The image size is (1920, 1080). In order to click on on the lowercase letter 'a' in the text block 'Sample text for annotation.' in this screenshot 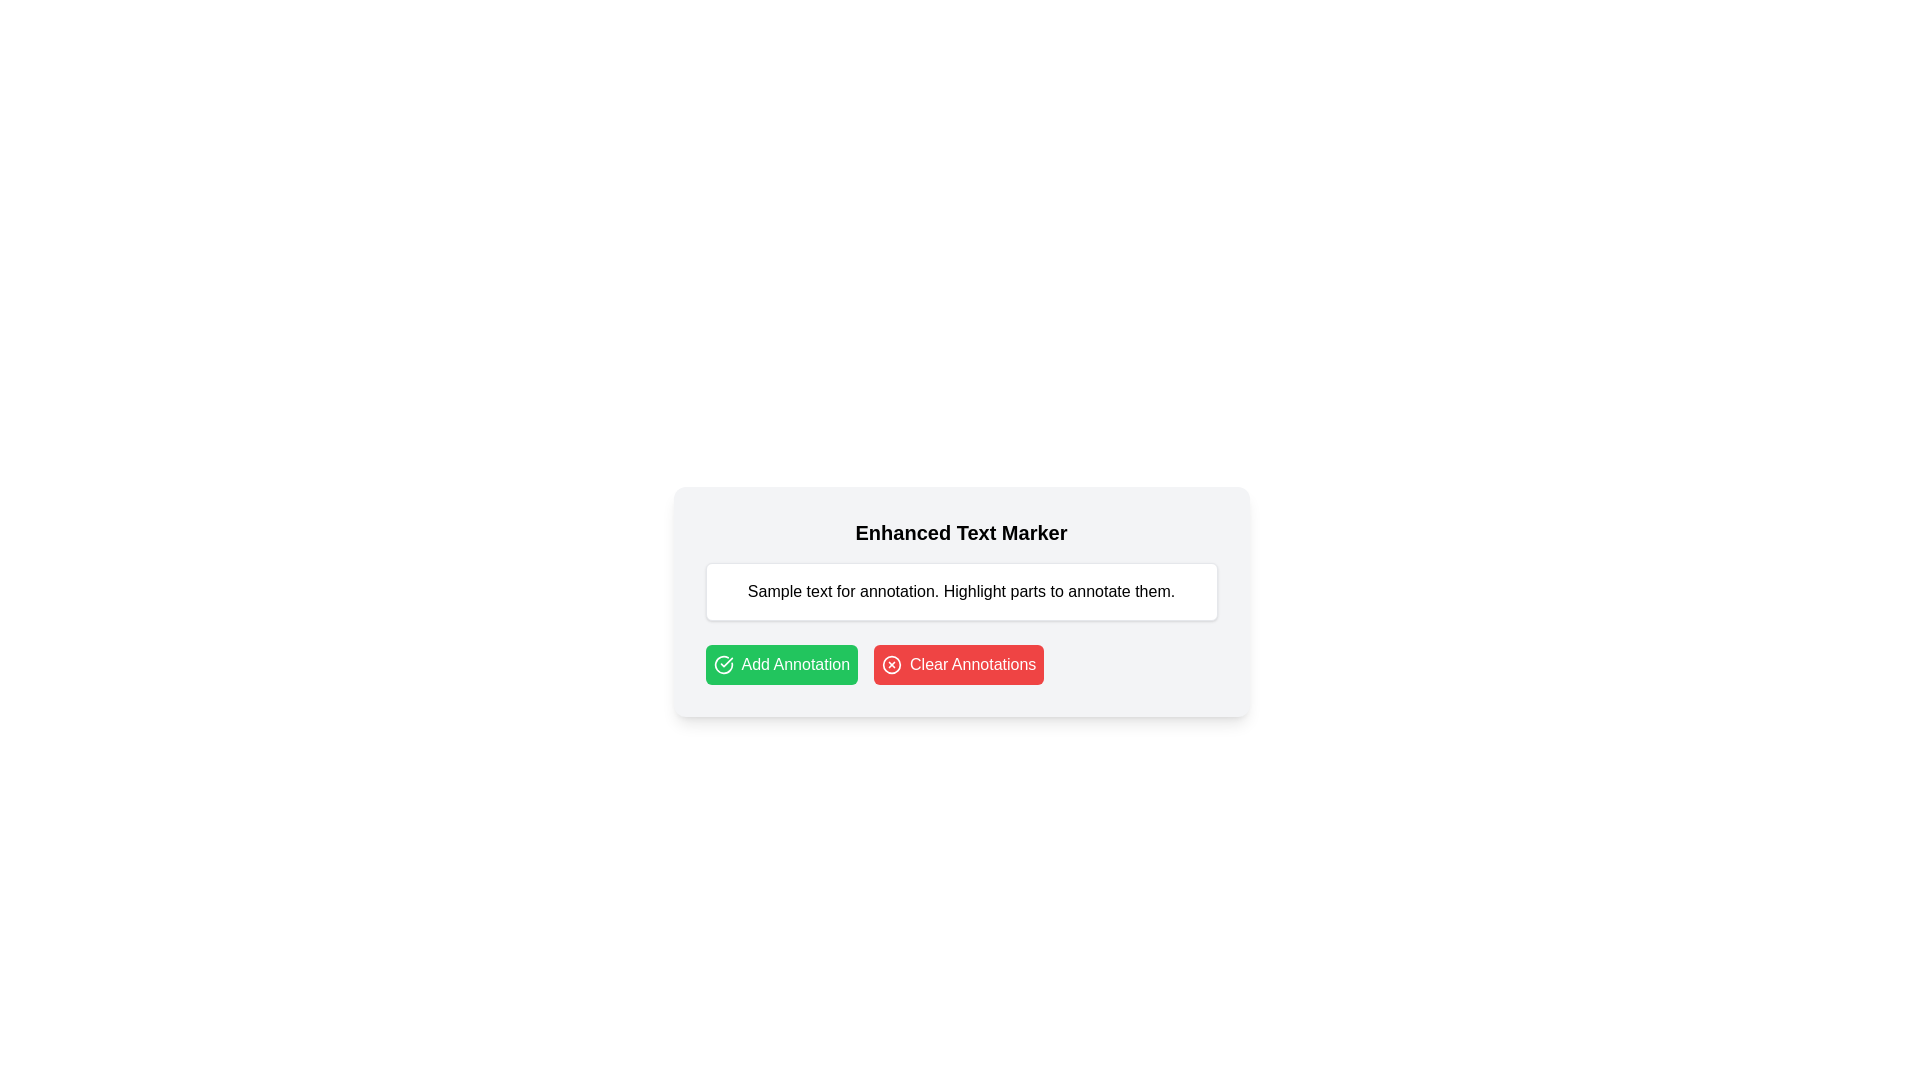, I will do `click(864, 590)`.